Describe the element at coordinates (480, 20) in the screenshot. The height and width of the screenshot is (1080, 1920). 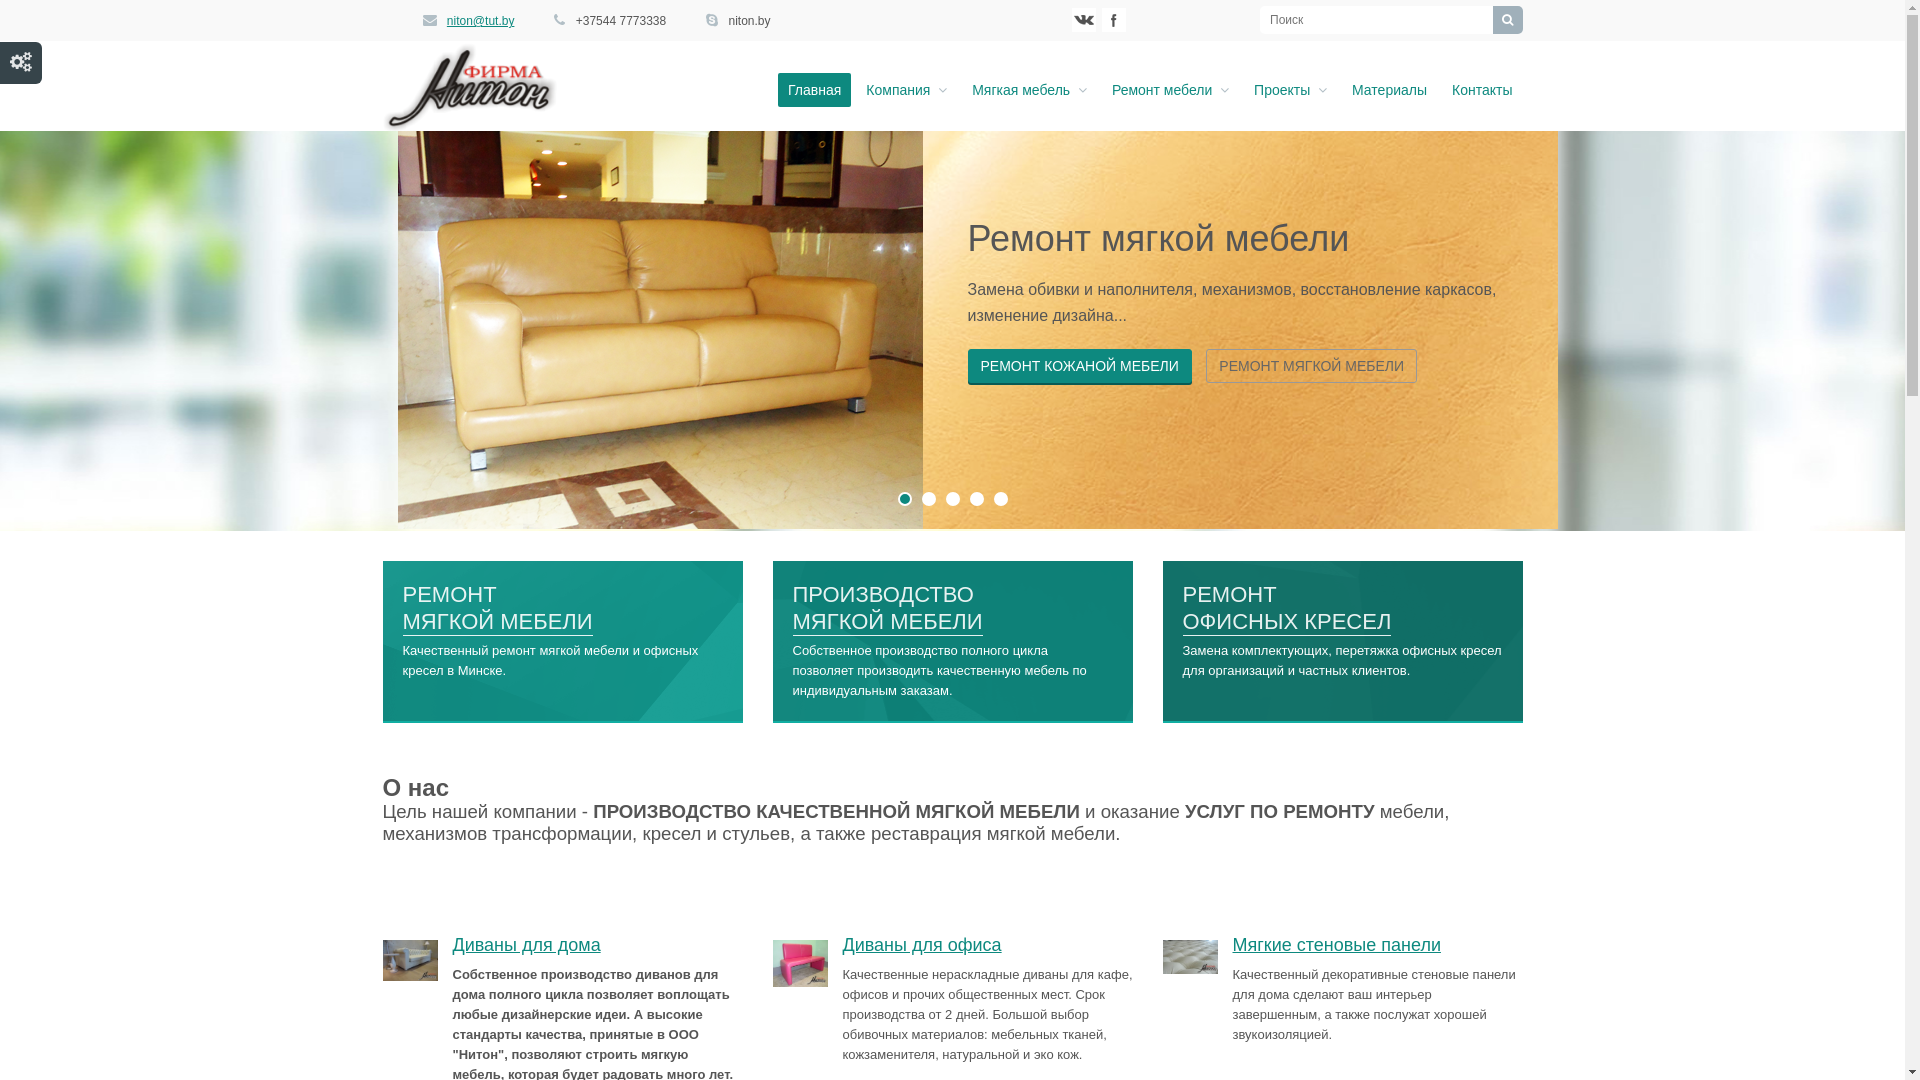
I see `'niton@tut.by'` at that location.